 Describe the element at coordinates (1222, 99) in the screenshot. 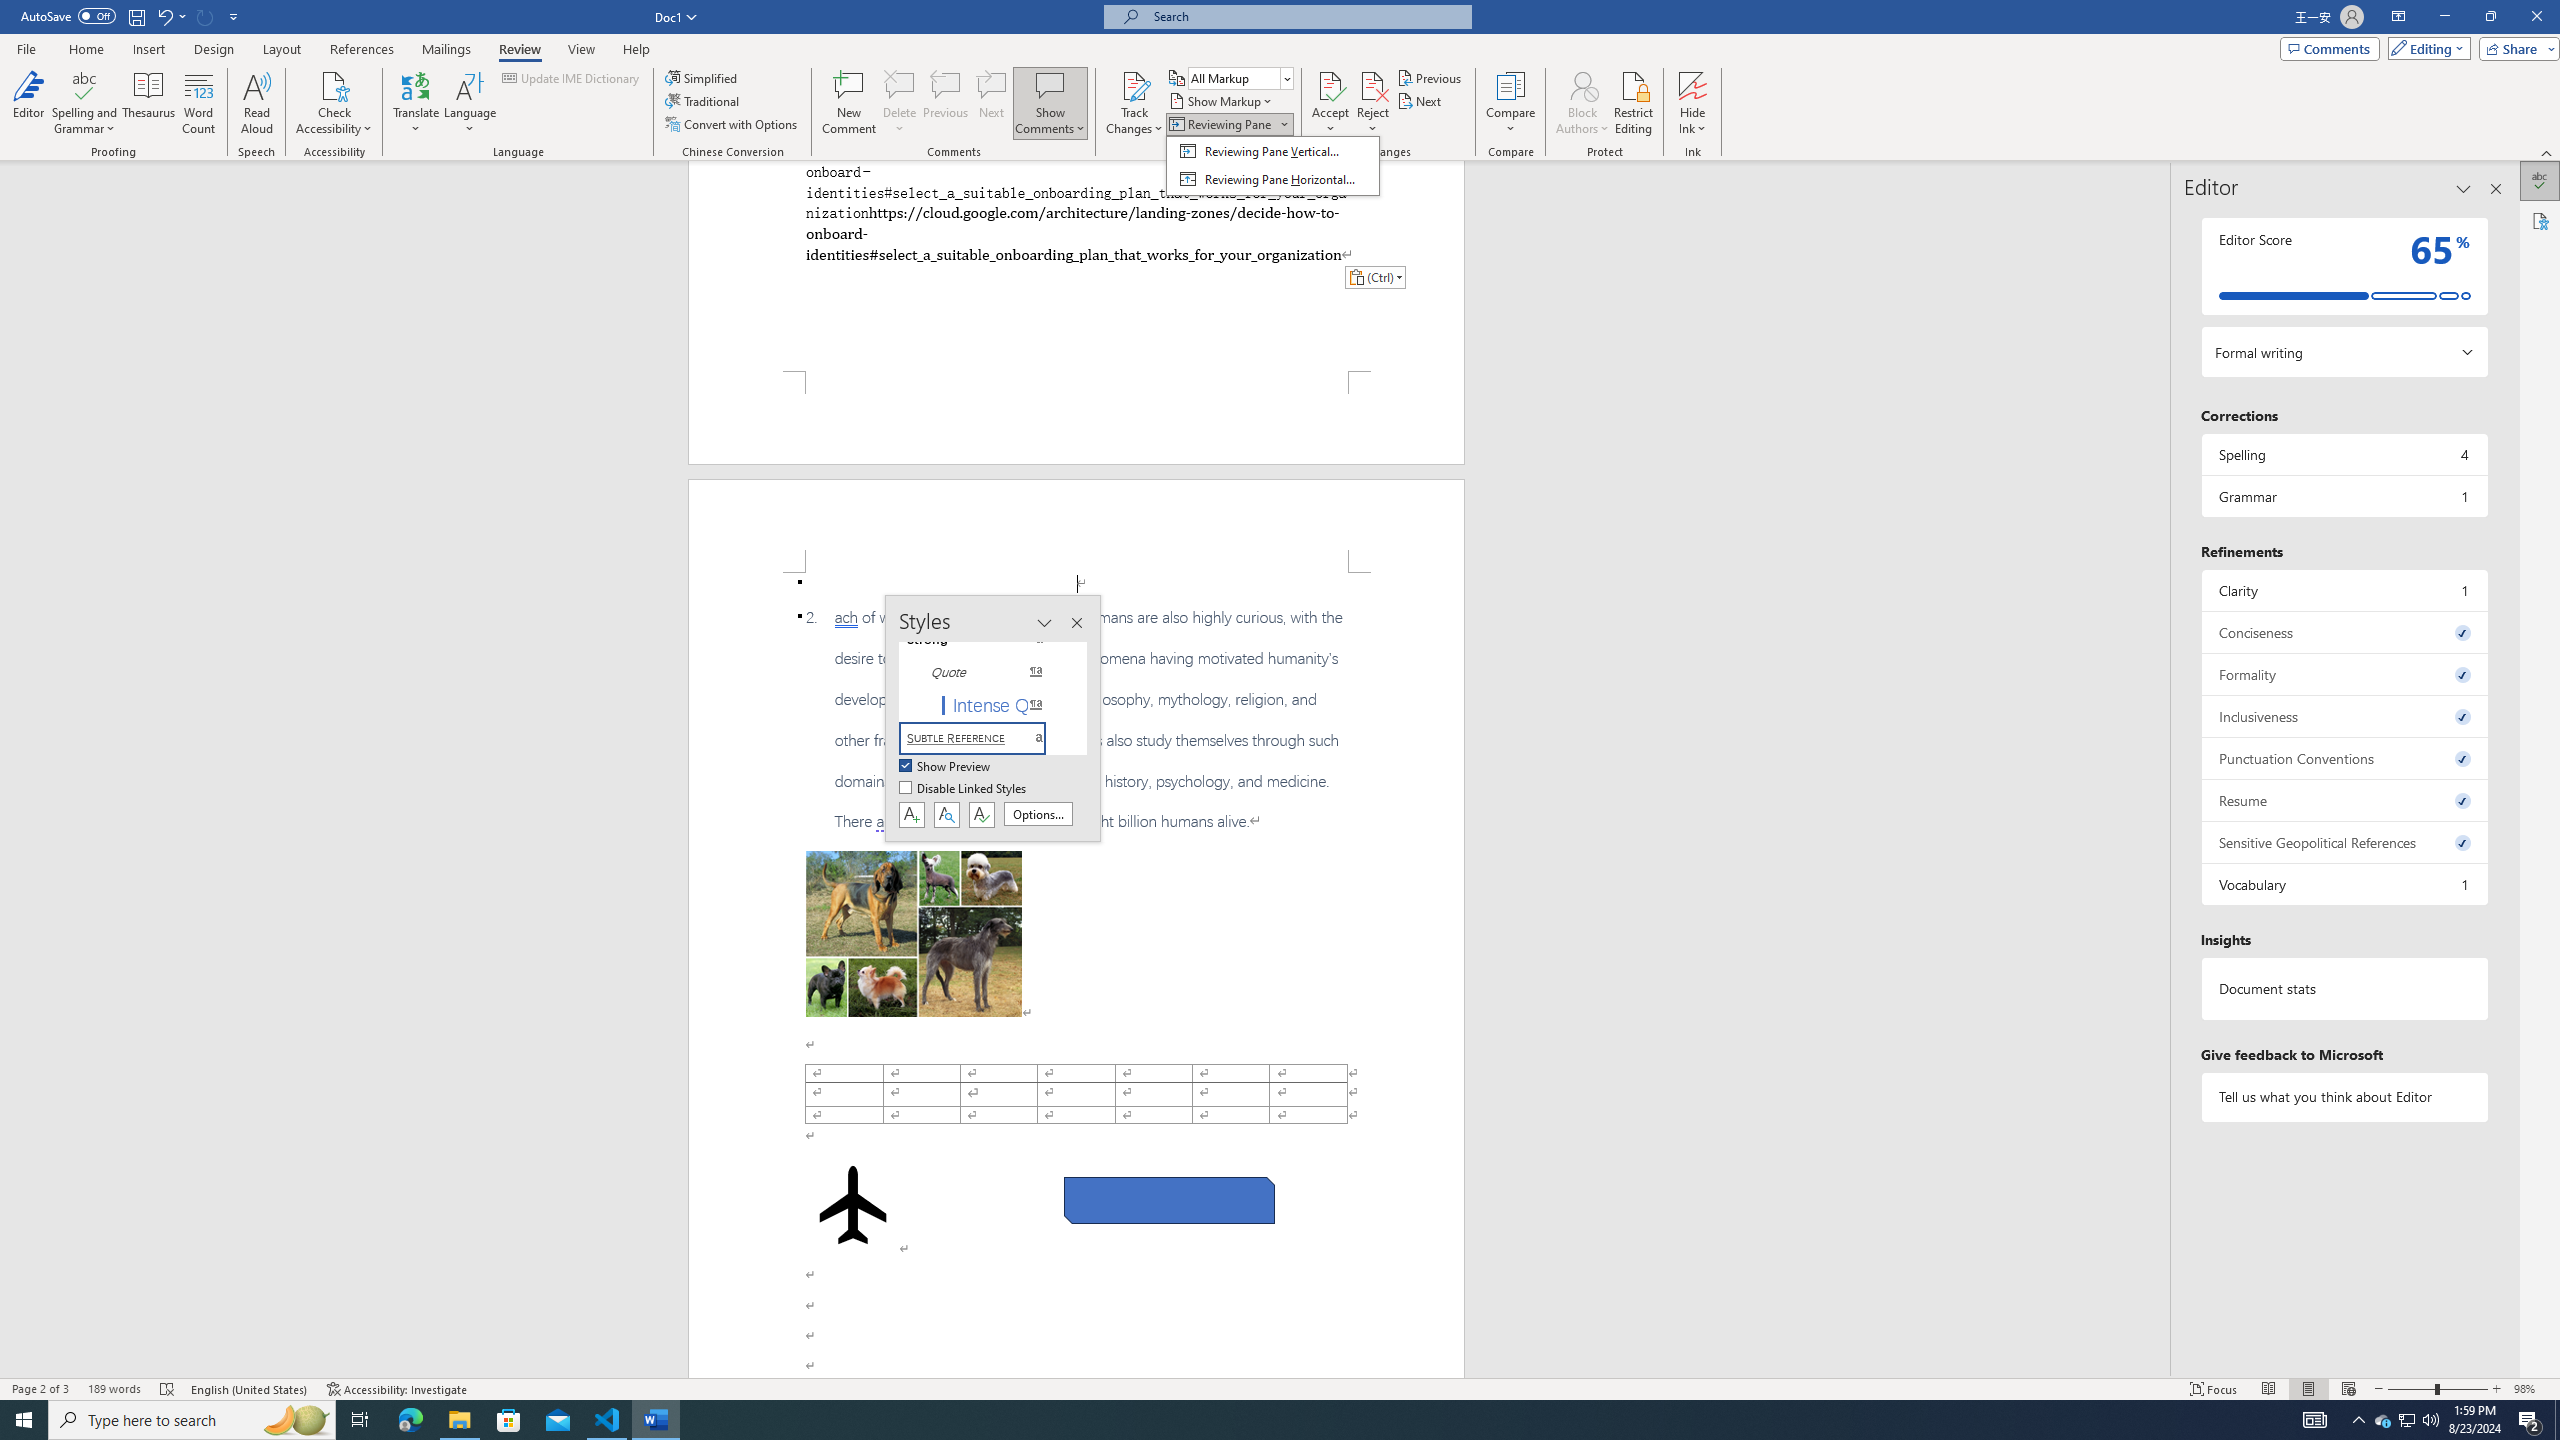

I see `'Show Markup'` at that location.